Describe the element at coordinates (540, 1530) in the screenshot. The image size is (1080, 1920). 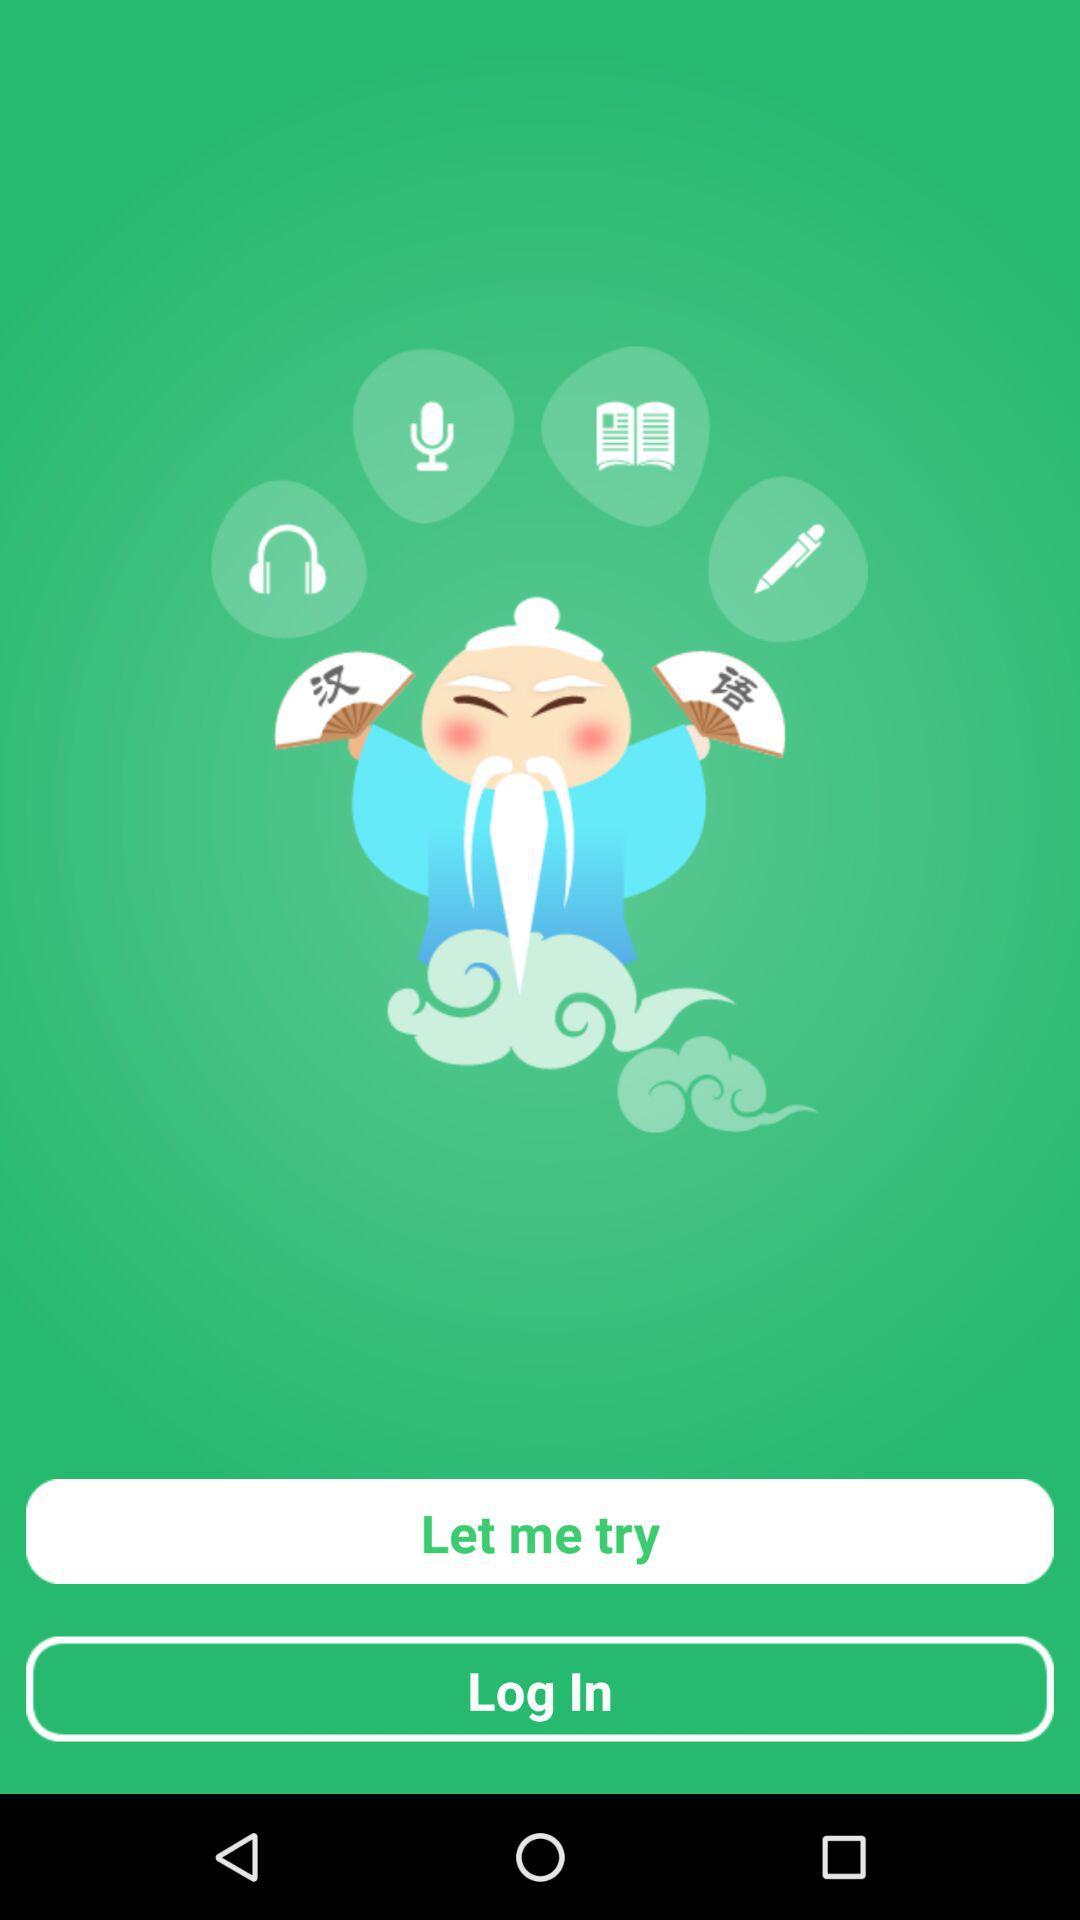
I see `icon above the log in button` at that location.